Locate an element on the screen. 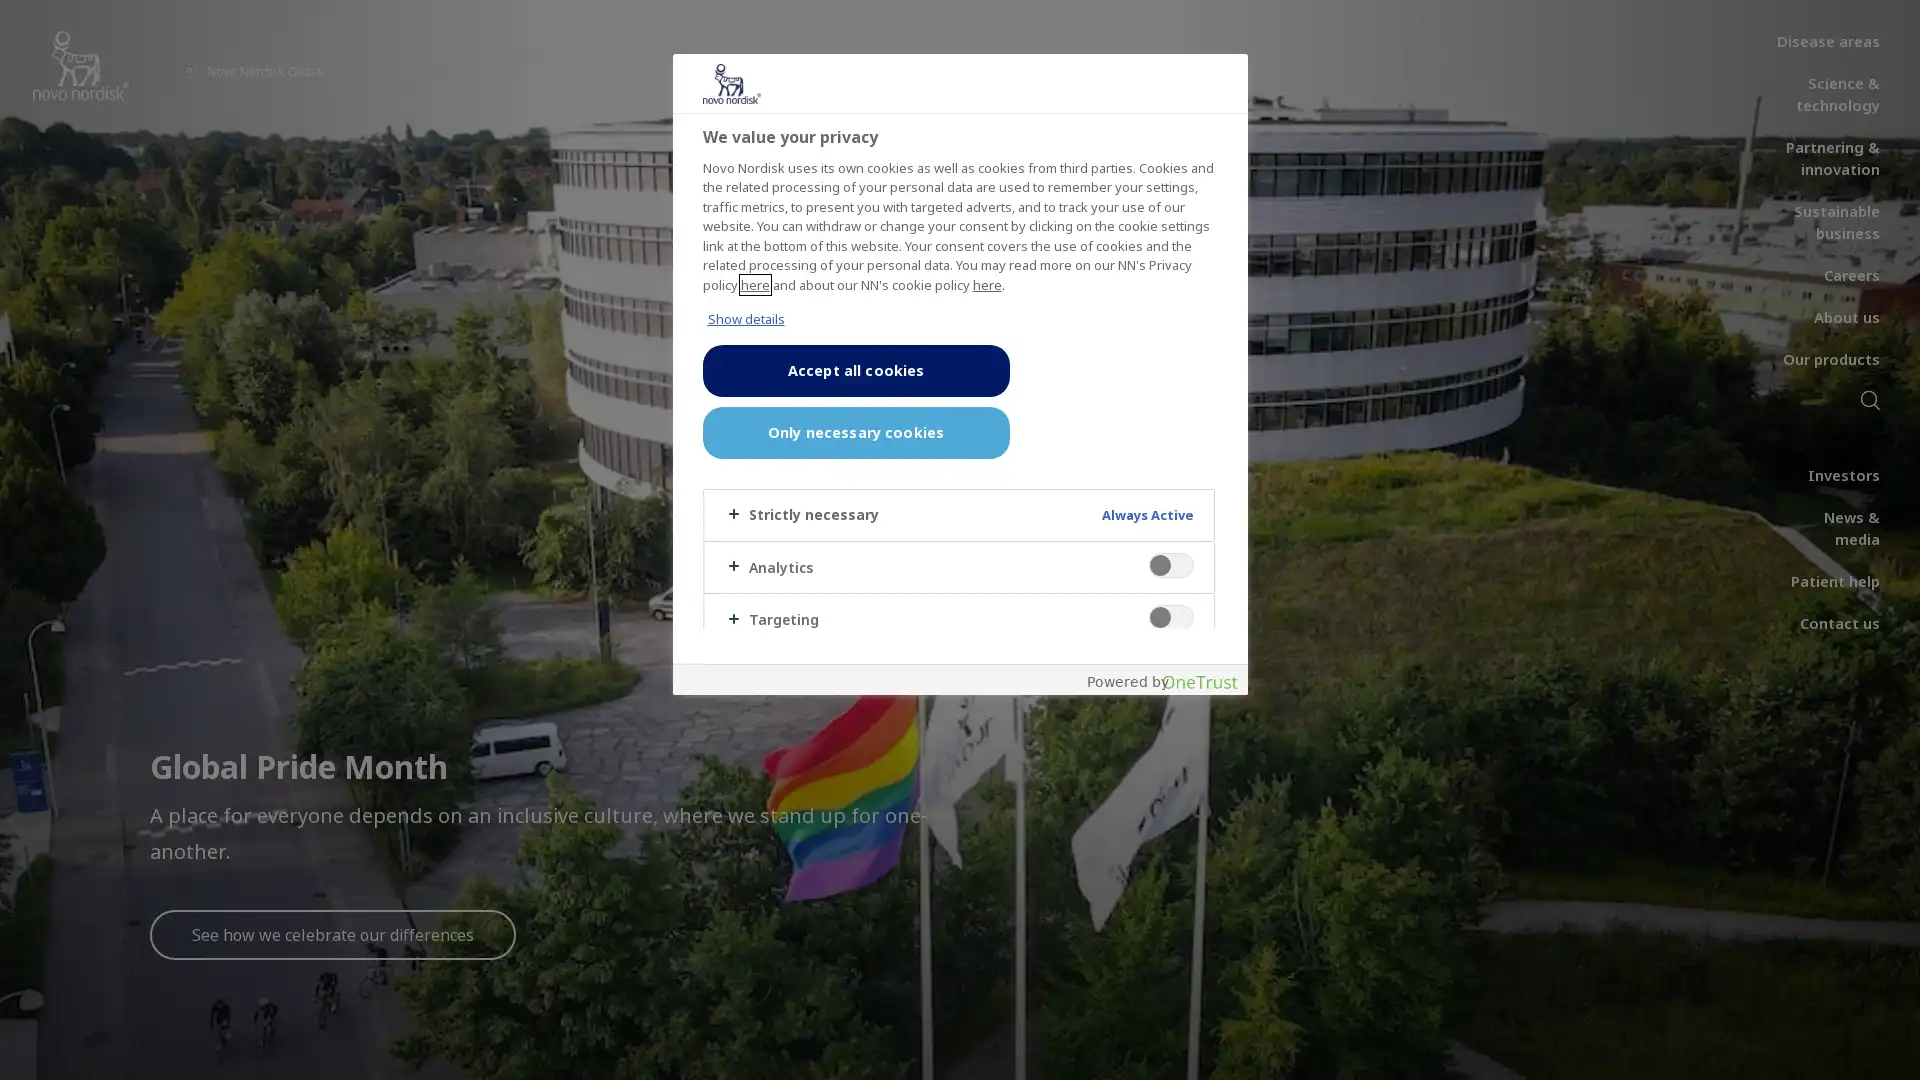  See how we celebrate our differences is located at coordinates (332, 934).